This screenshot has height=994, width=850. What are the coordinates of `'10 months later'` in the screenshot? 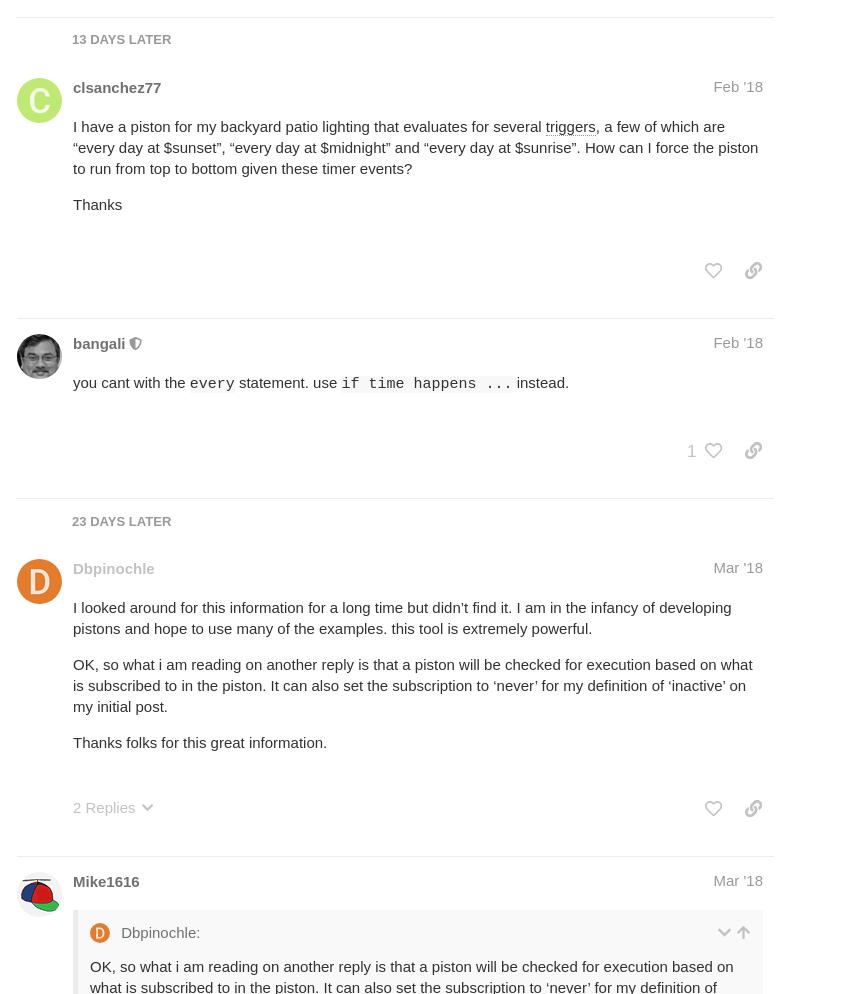 It's located at (132, 131).